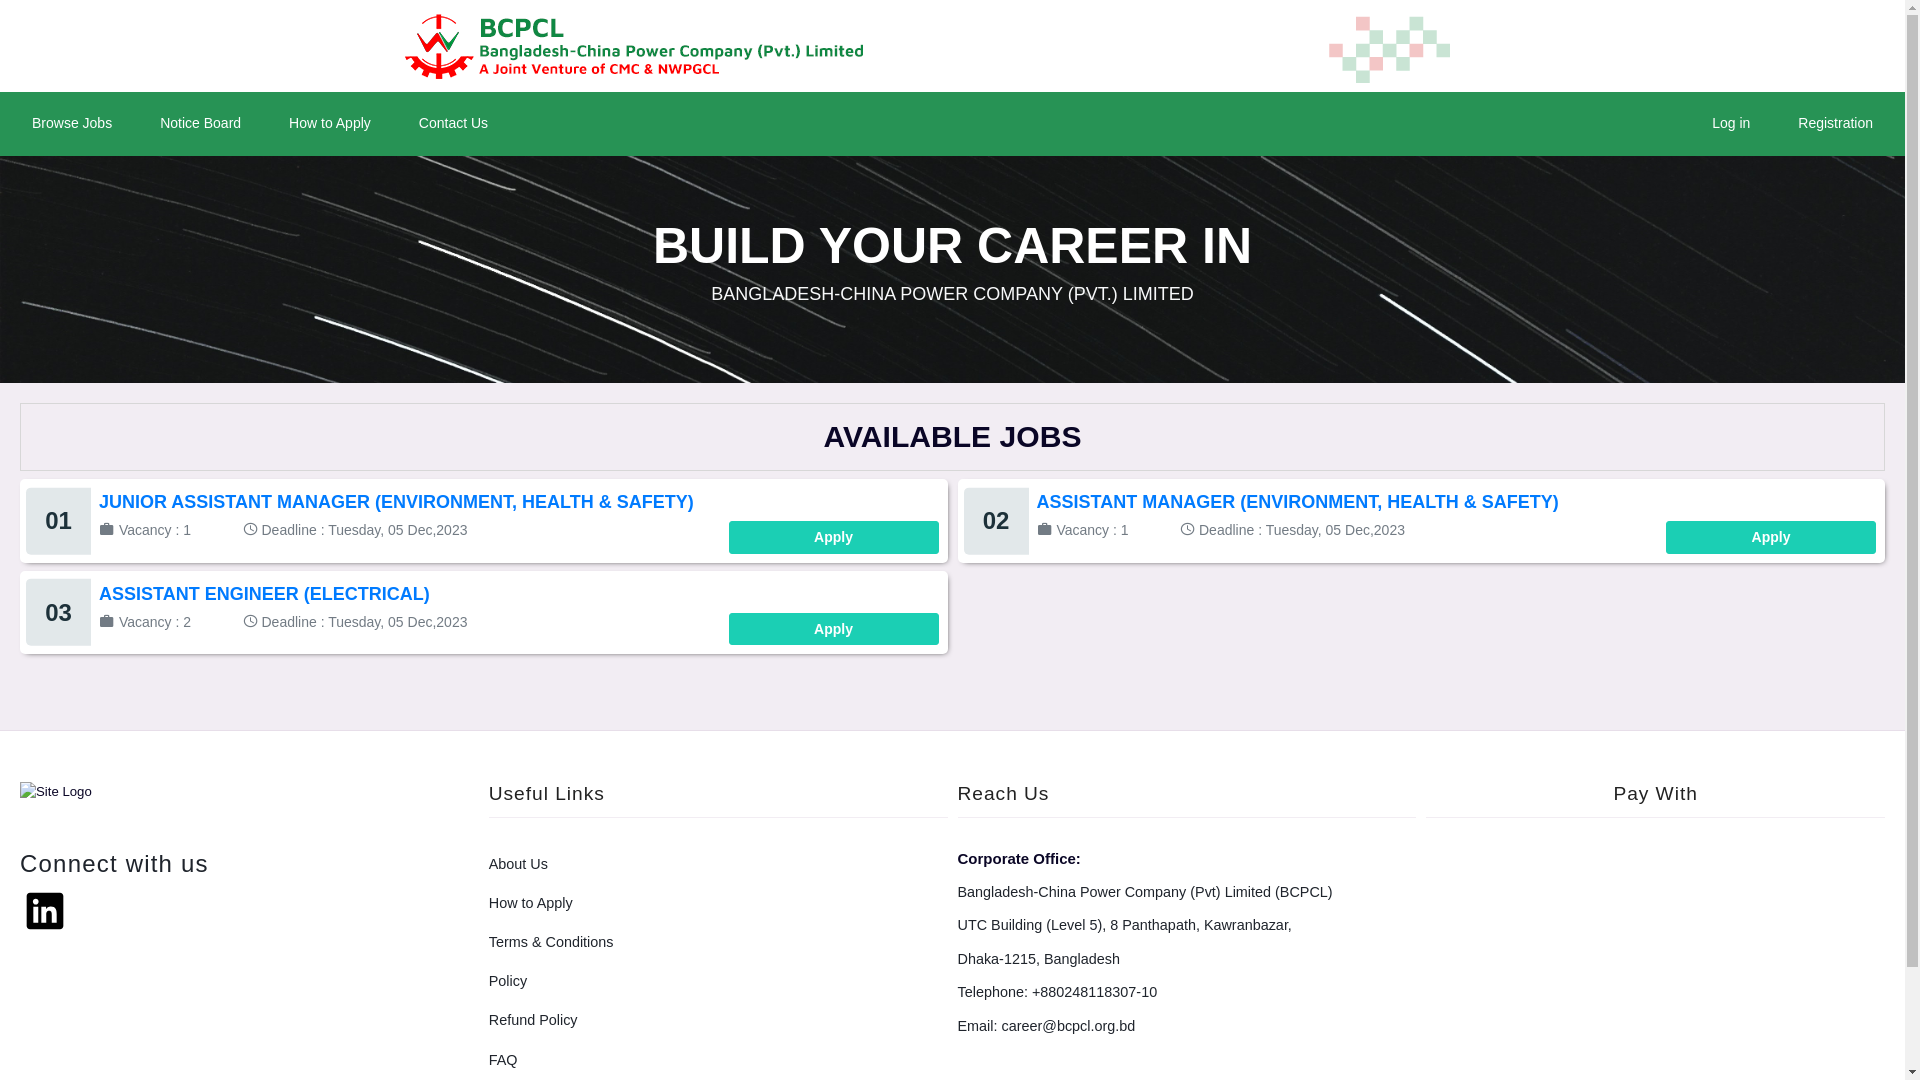  Describe the element at coordinates (452, 123) in the screenshot. I see `'Contact Us'` at that location.